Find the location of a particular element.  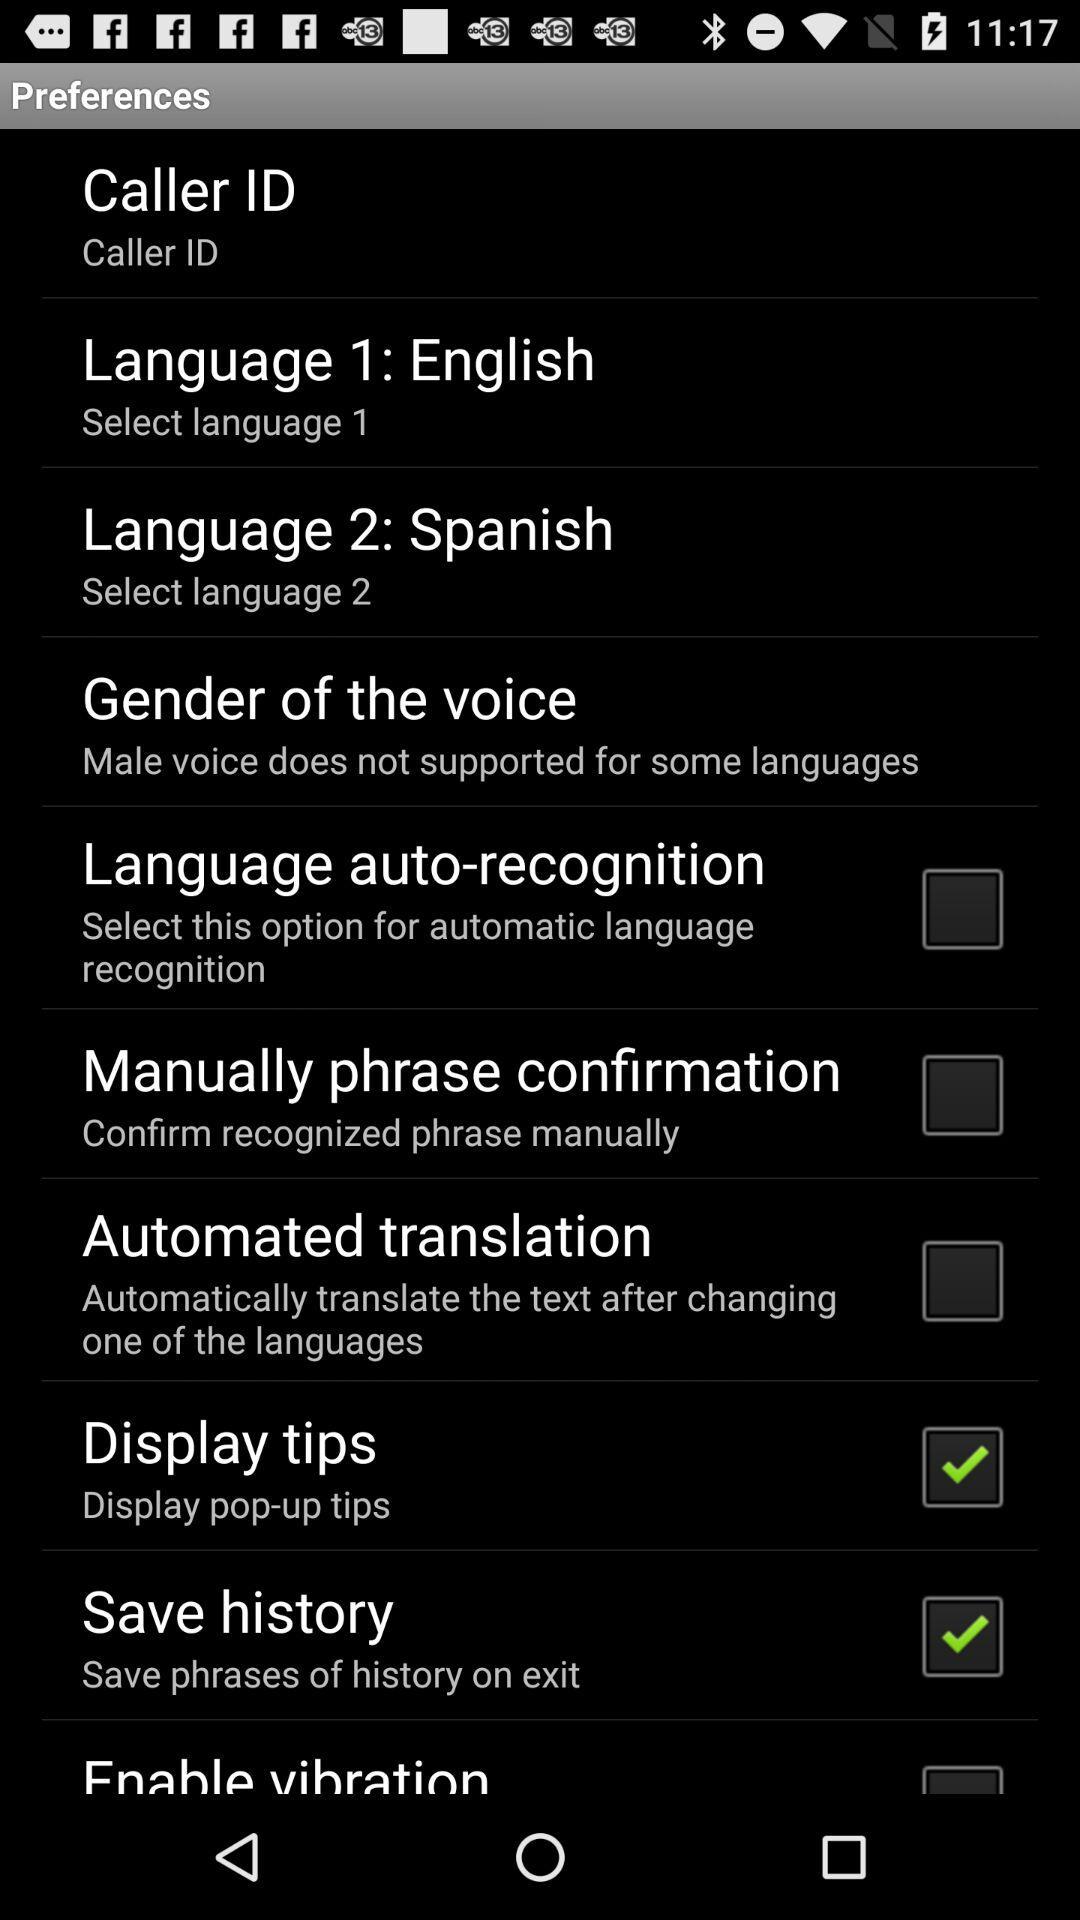

the enable vibration item is located at coordinates (286, 1767).